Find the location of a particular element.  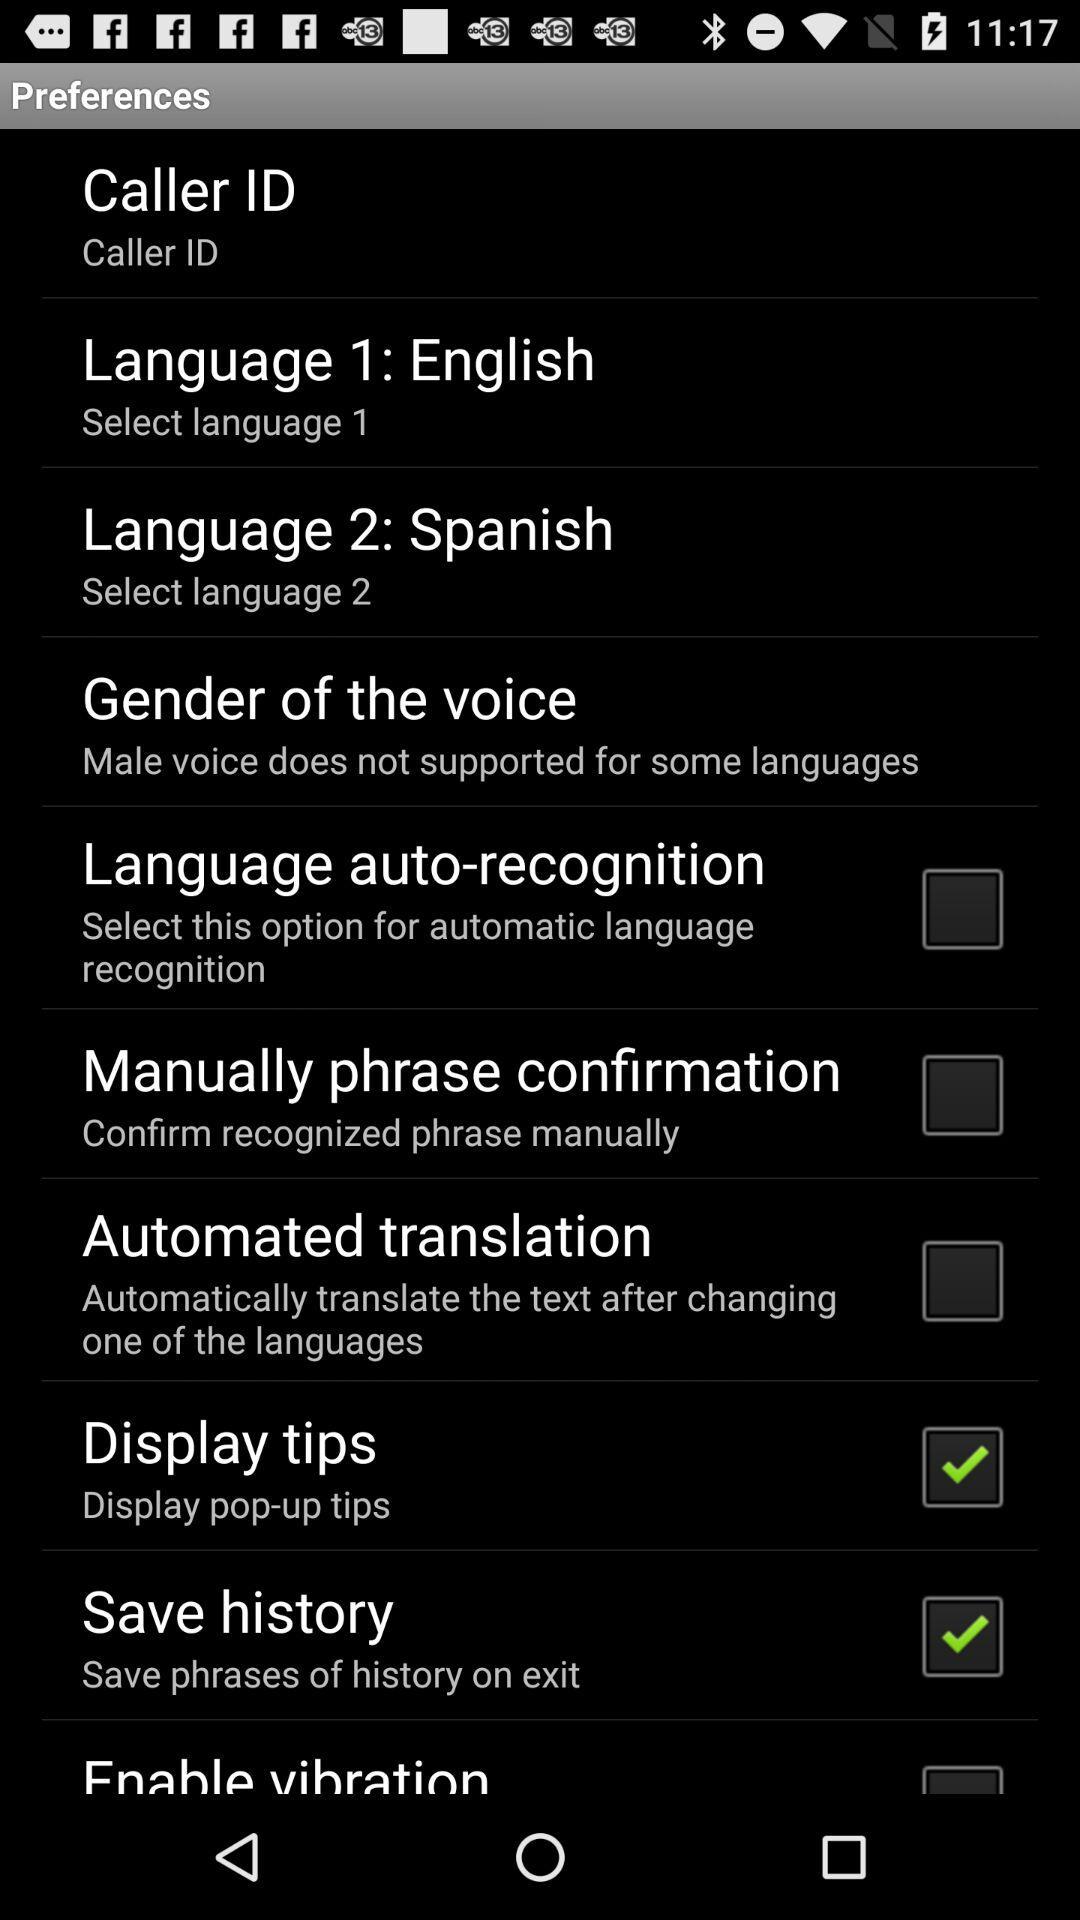

the enable vibration item is located at coordinates (286, 1767).